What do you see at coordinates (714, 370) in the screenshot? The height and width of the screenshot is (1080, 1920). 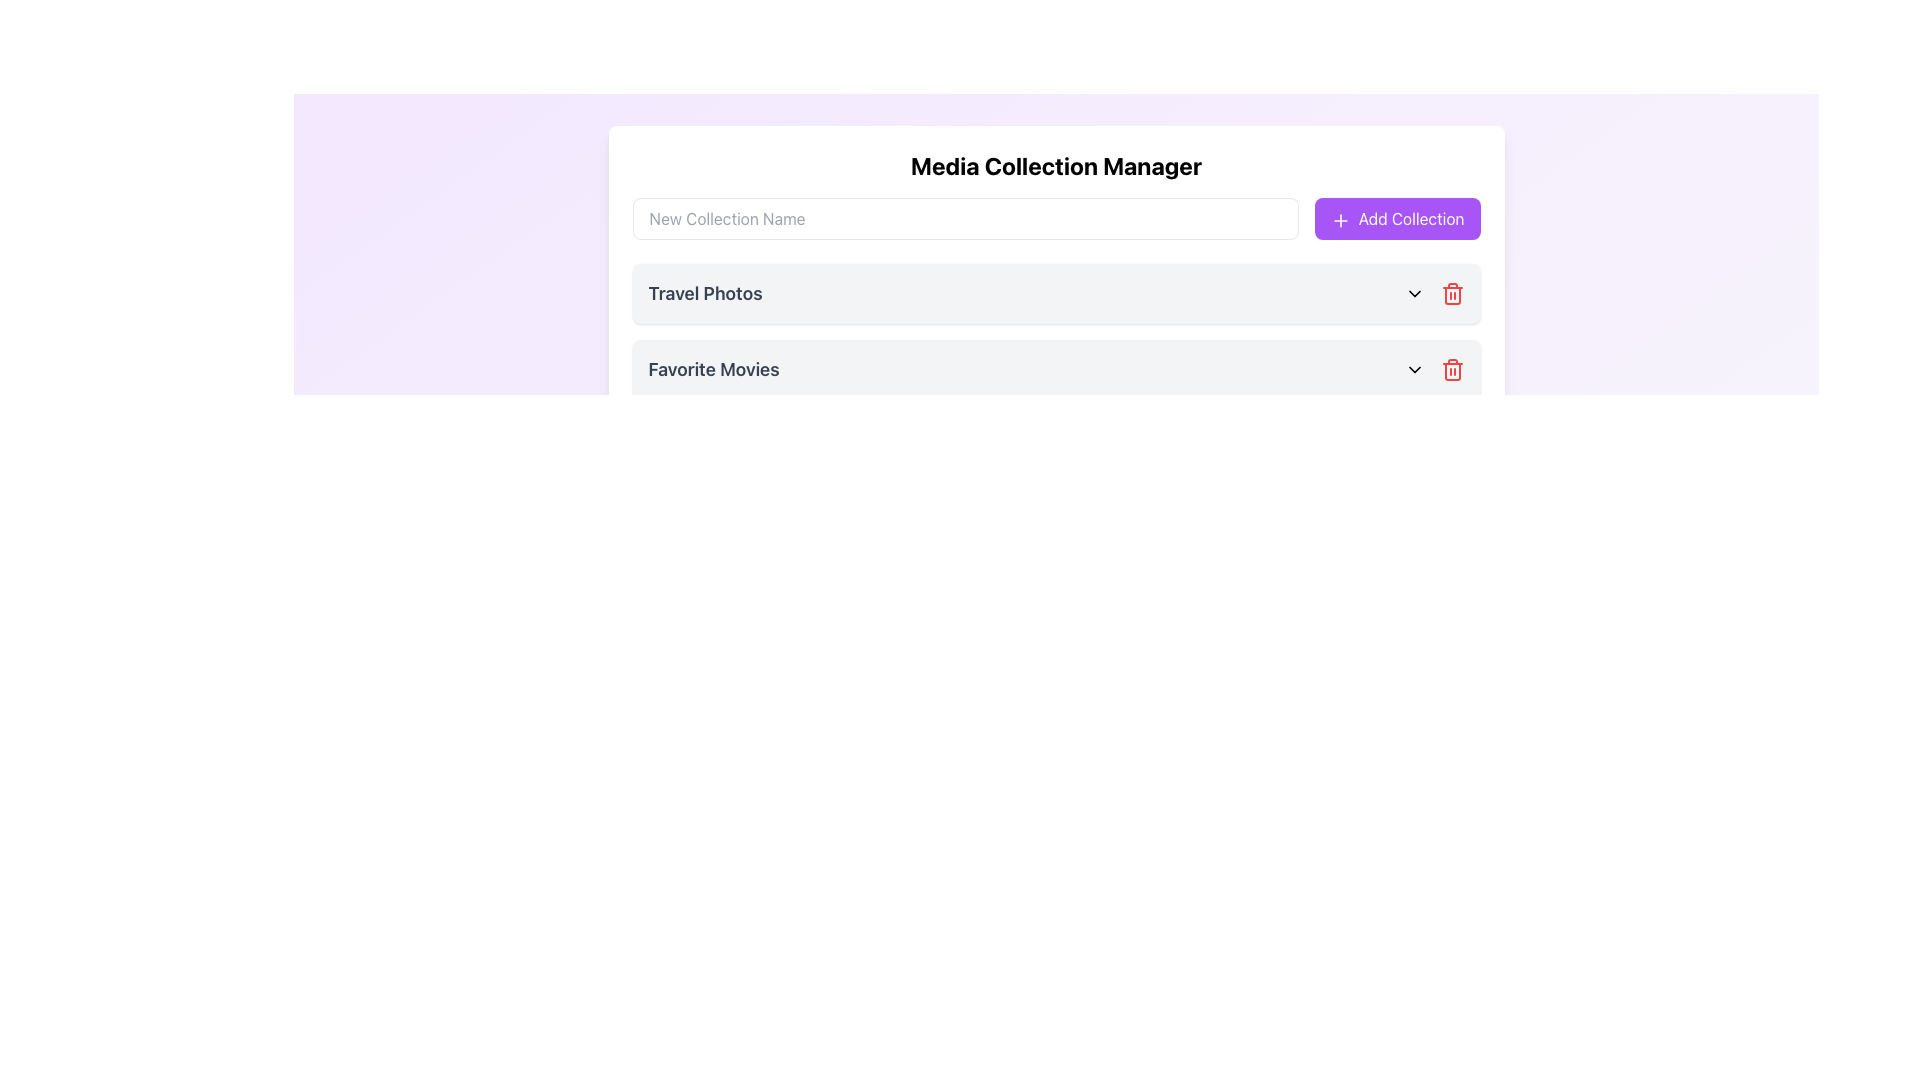 I see `to select the text of the 'Favorite Movies' label, which is styled with a larger font size and medium weight, located under the 'Travel Photos' entry` at bounding box center [714, 370].